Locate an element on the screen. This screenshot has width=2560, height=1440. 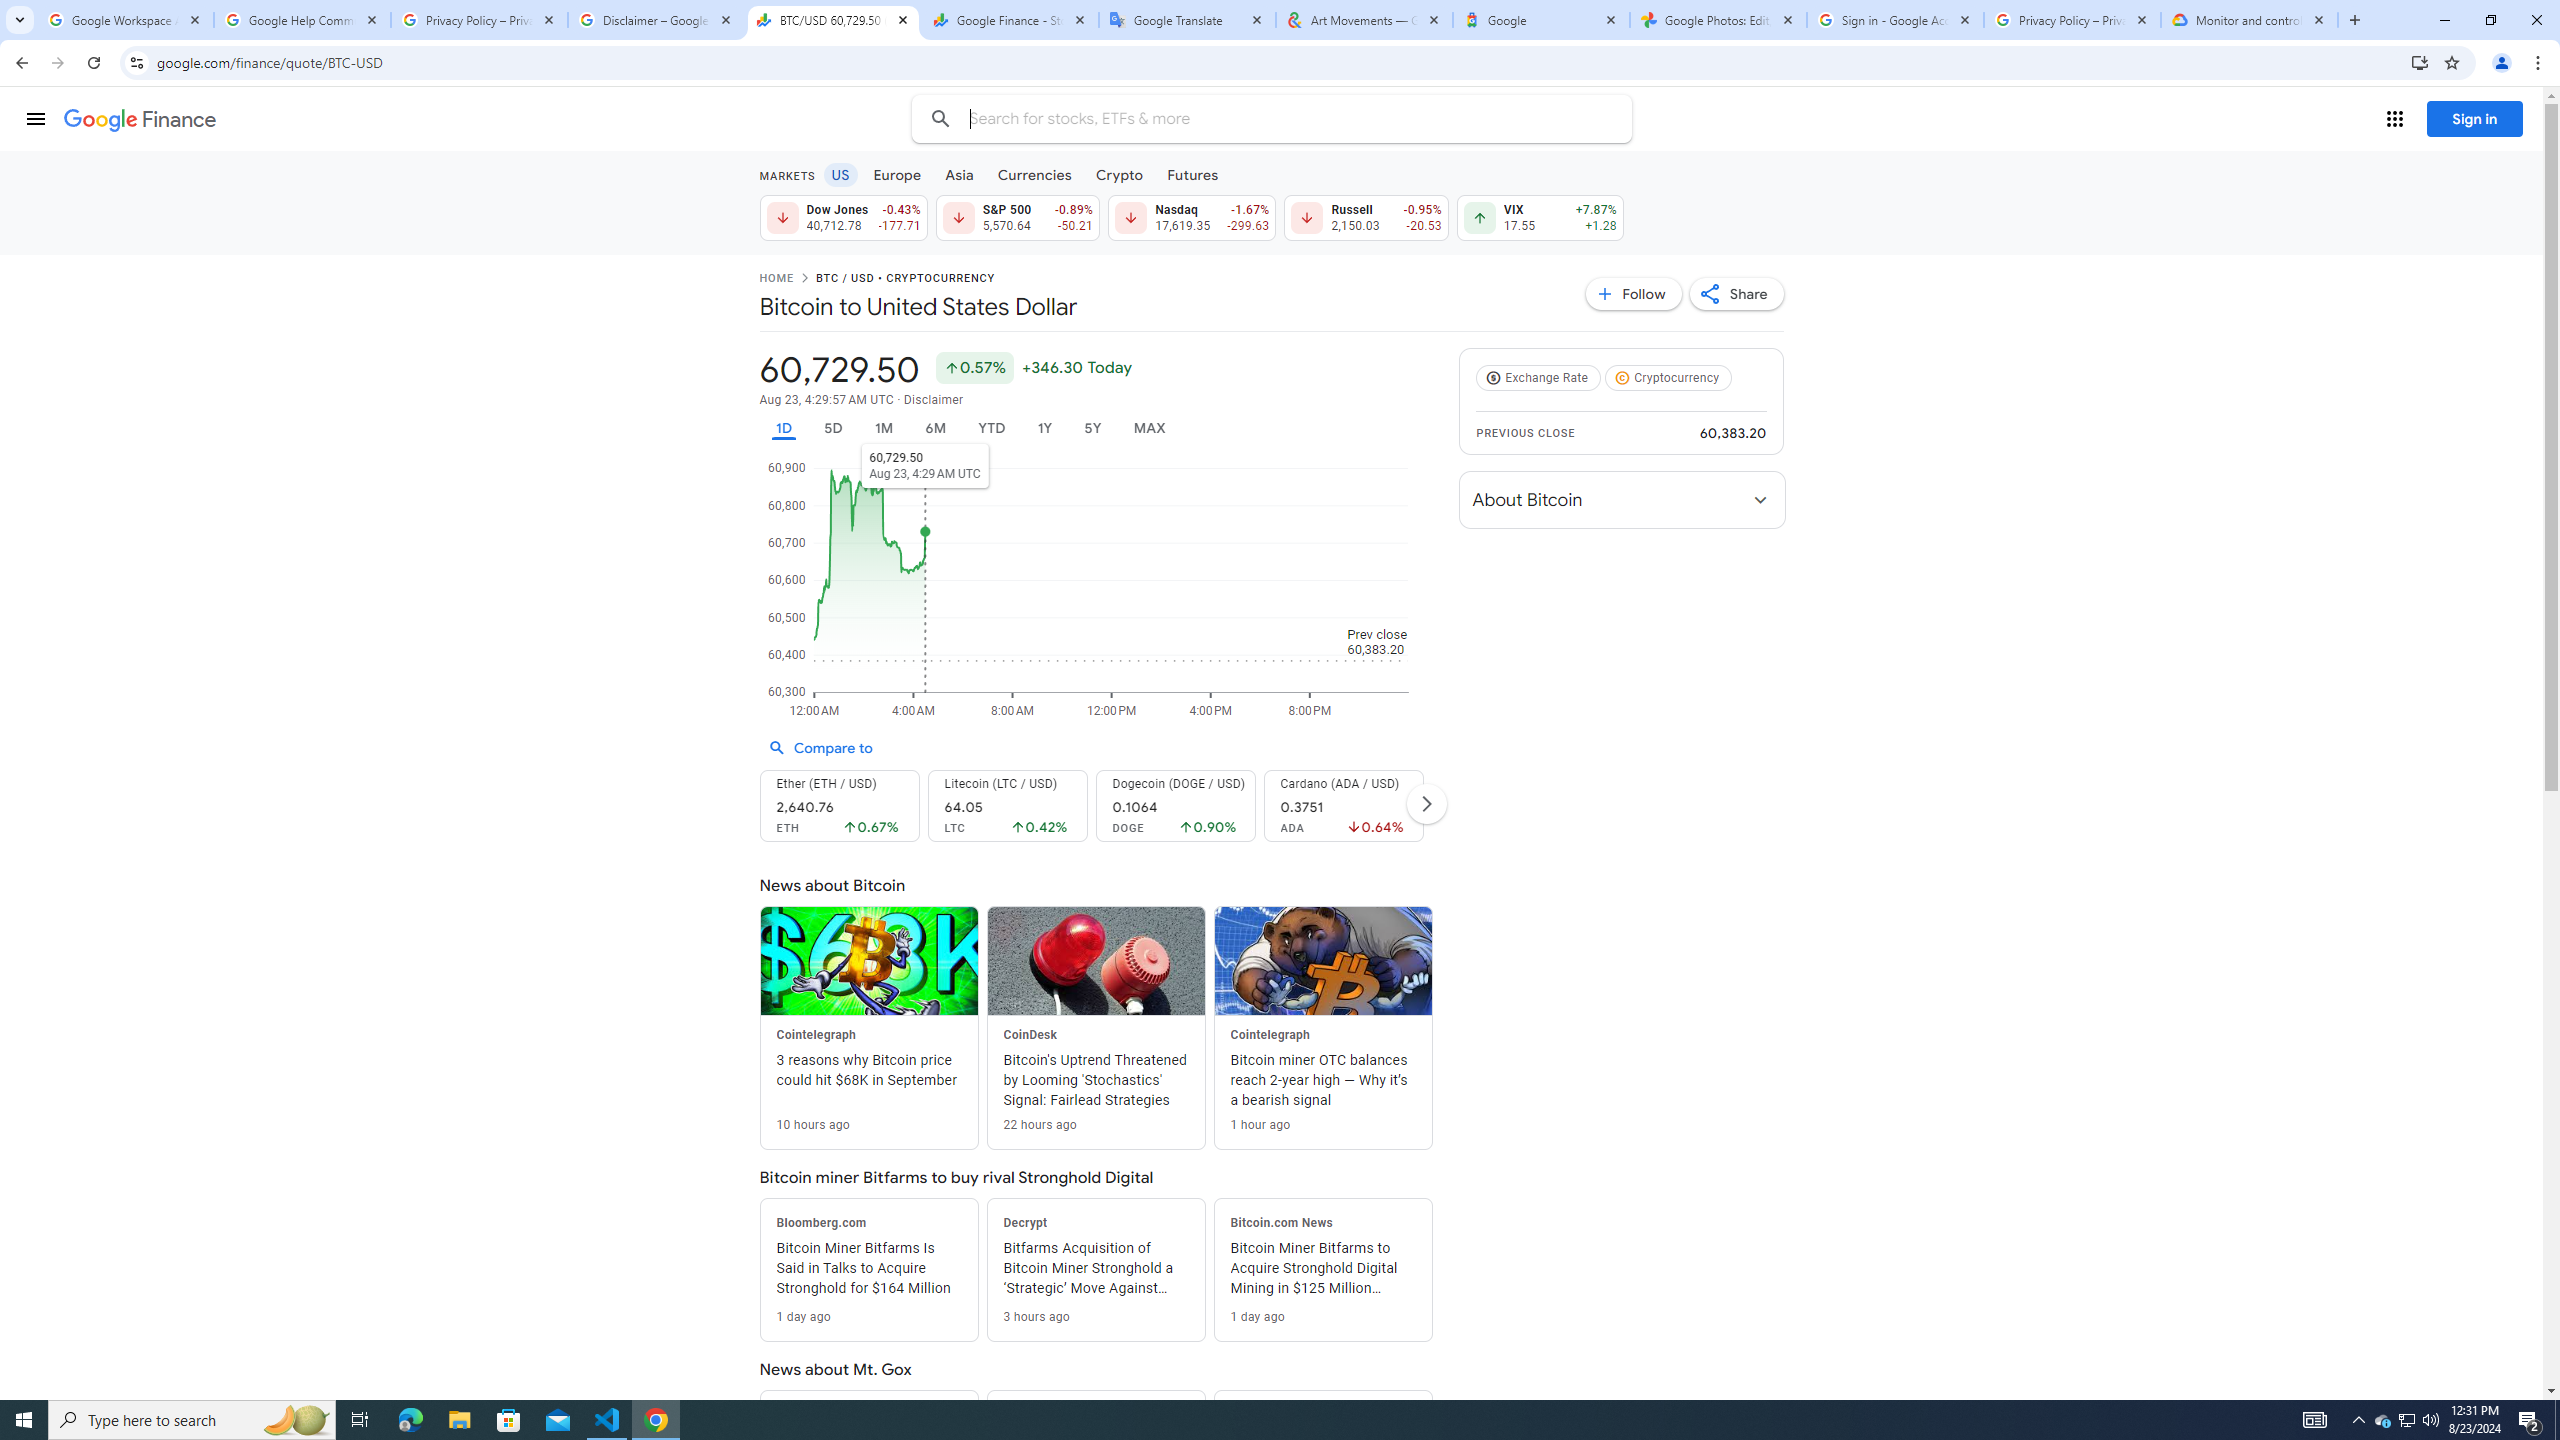
'Finance' is located at coordinates (139, 119).